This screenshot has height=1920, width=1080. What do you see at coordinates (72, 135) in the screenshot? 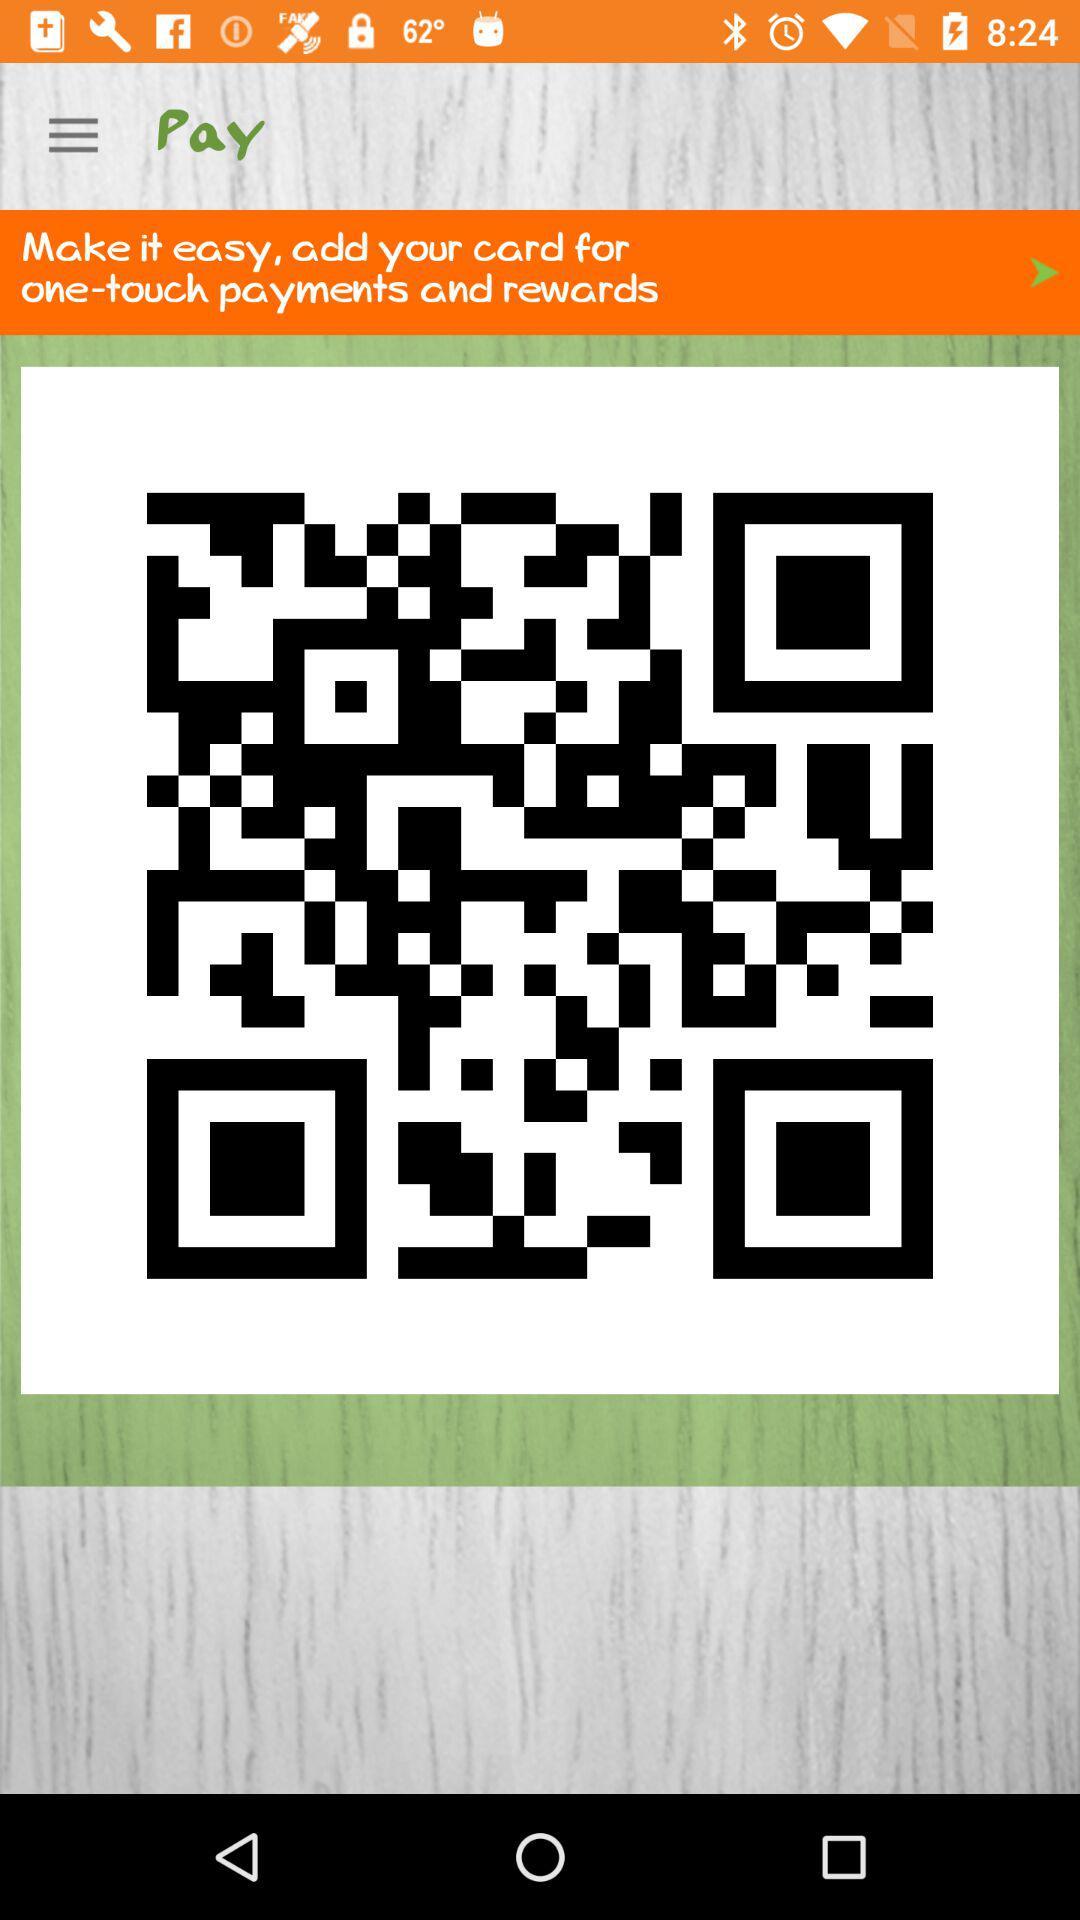
I see `item above the make it easy item` at bounding box center [72, 135].